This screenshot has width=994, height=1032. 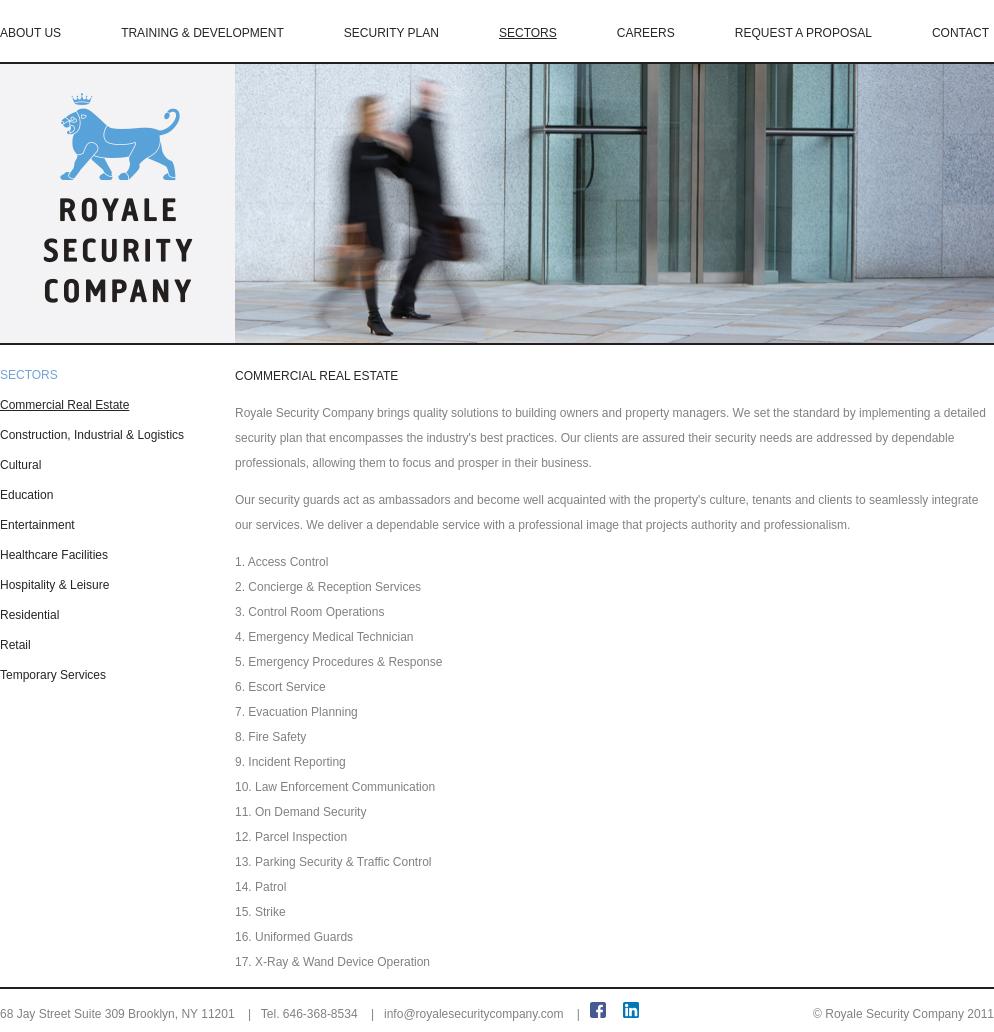 I want to click on 'TRAINING & DEVELOPMENT', so click(x=200, y=33).